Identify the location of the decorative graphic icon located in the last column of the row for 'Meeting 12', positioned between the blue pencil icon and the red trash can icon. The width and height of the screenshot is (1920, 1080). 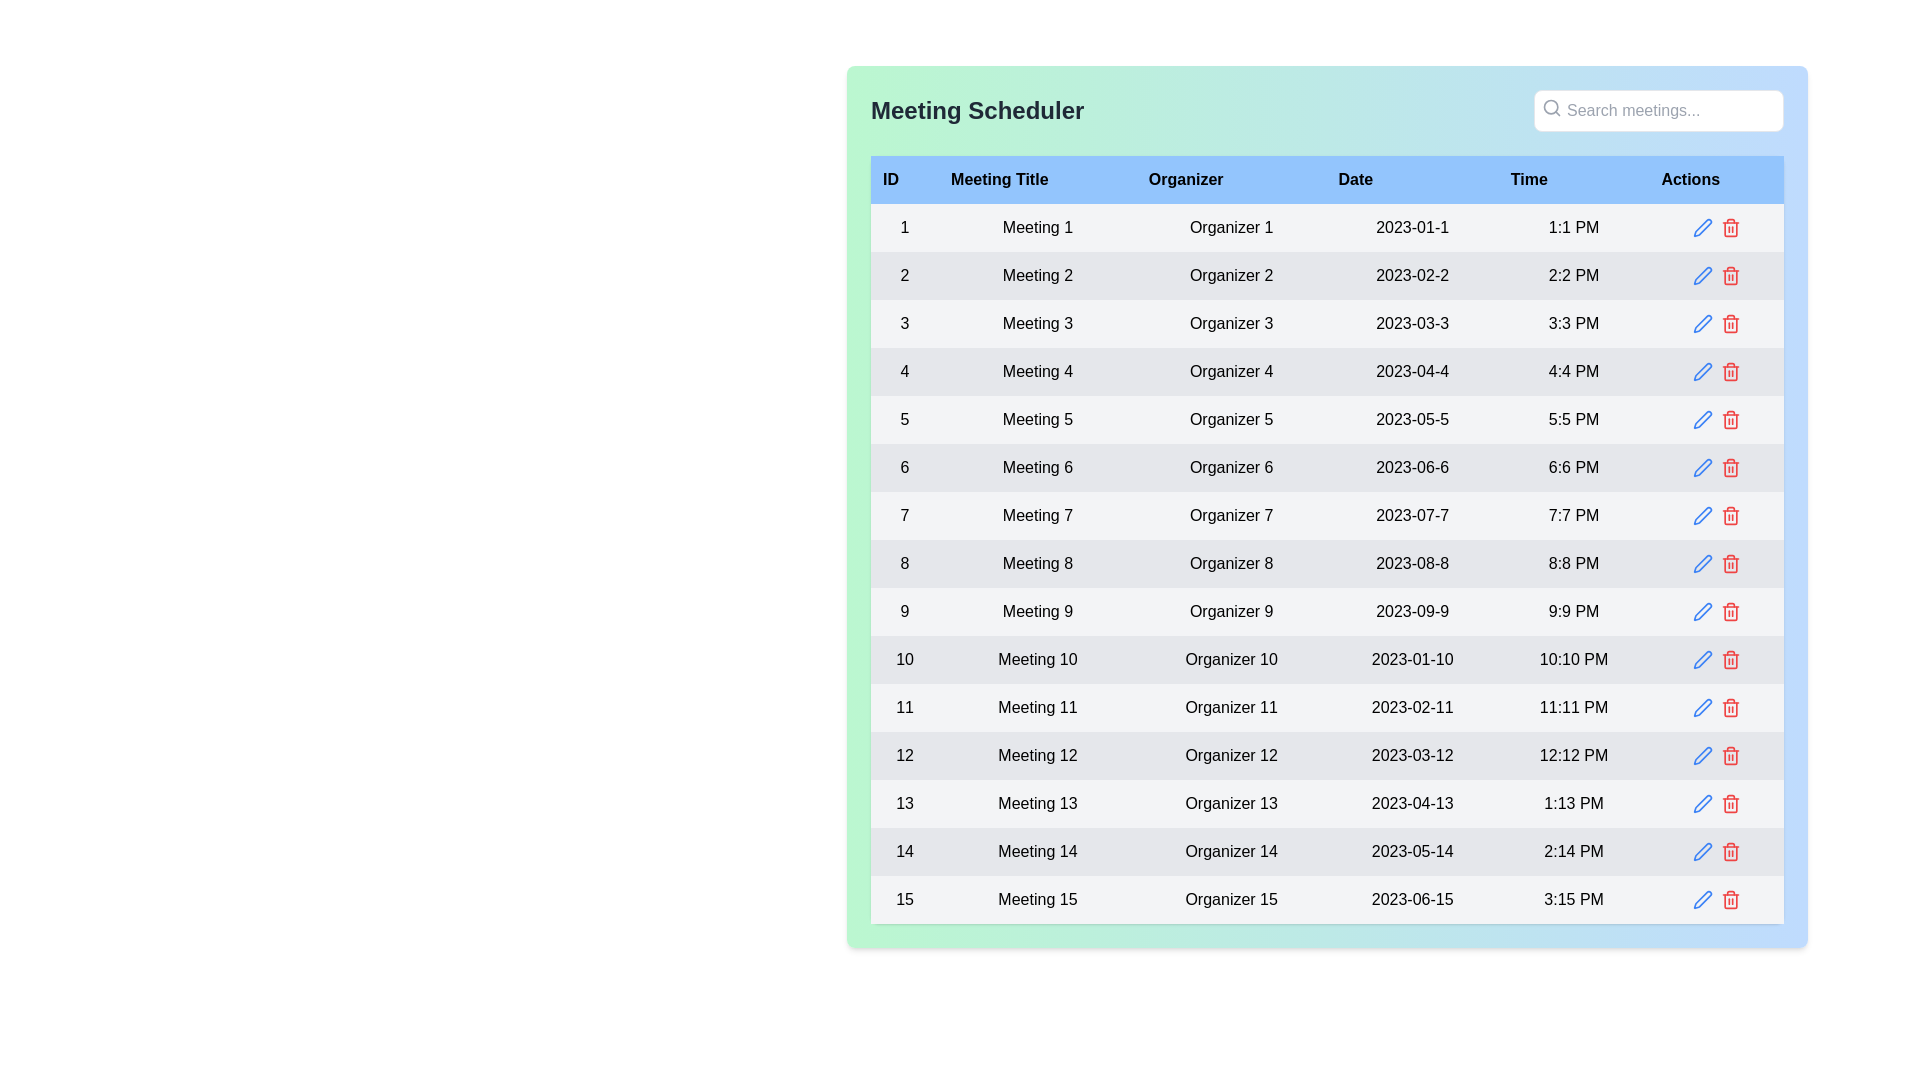
(1715, 756).